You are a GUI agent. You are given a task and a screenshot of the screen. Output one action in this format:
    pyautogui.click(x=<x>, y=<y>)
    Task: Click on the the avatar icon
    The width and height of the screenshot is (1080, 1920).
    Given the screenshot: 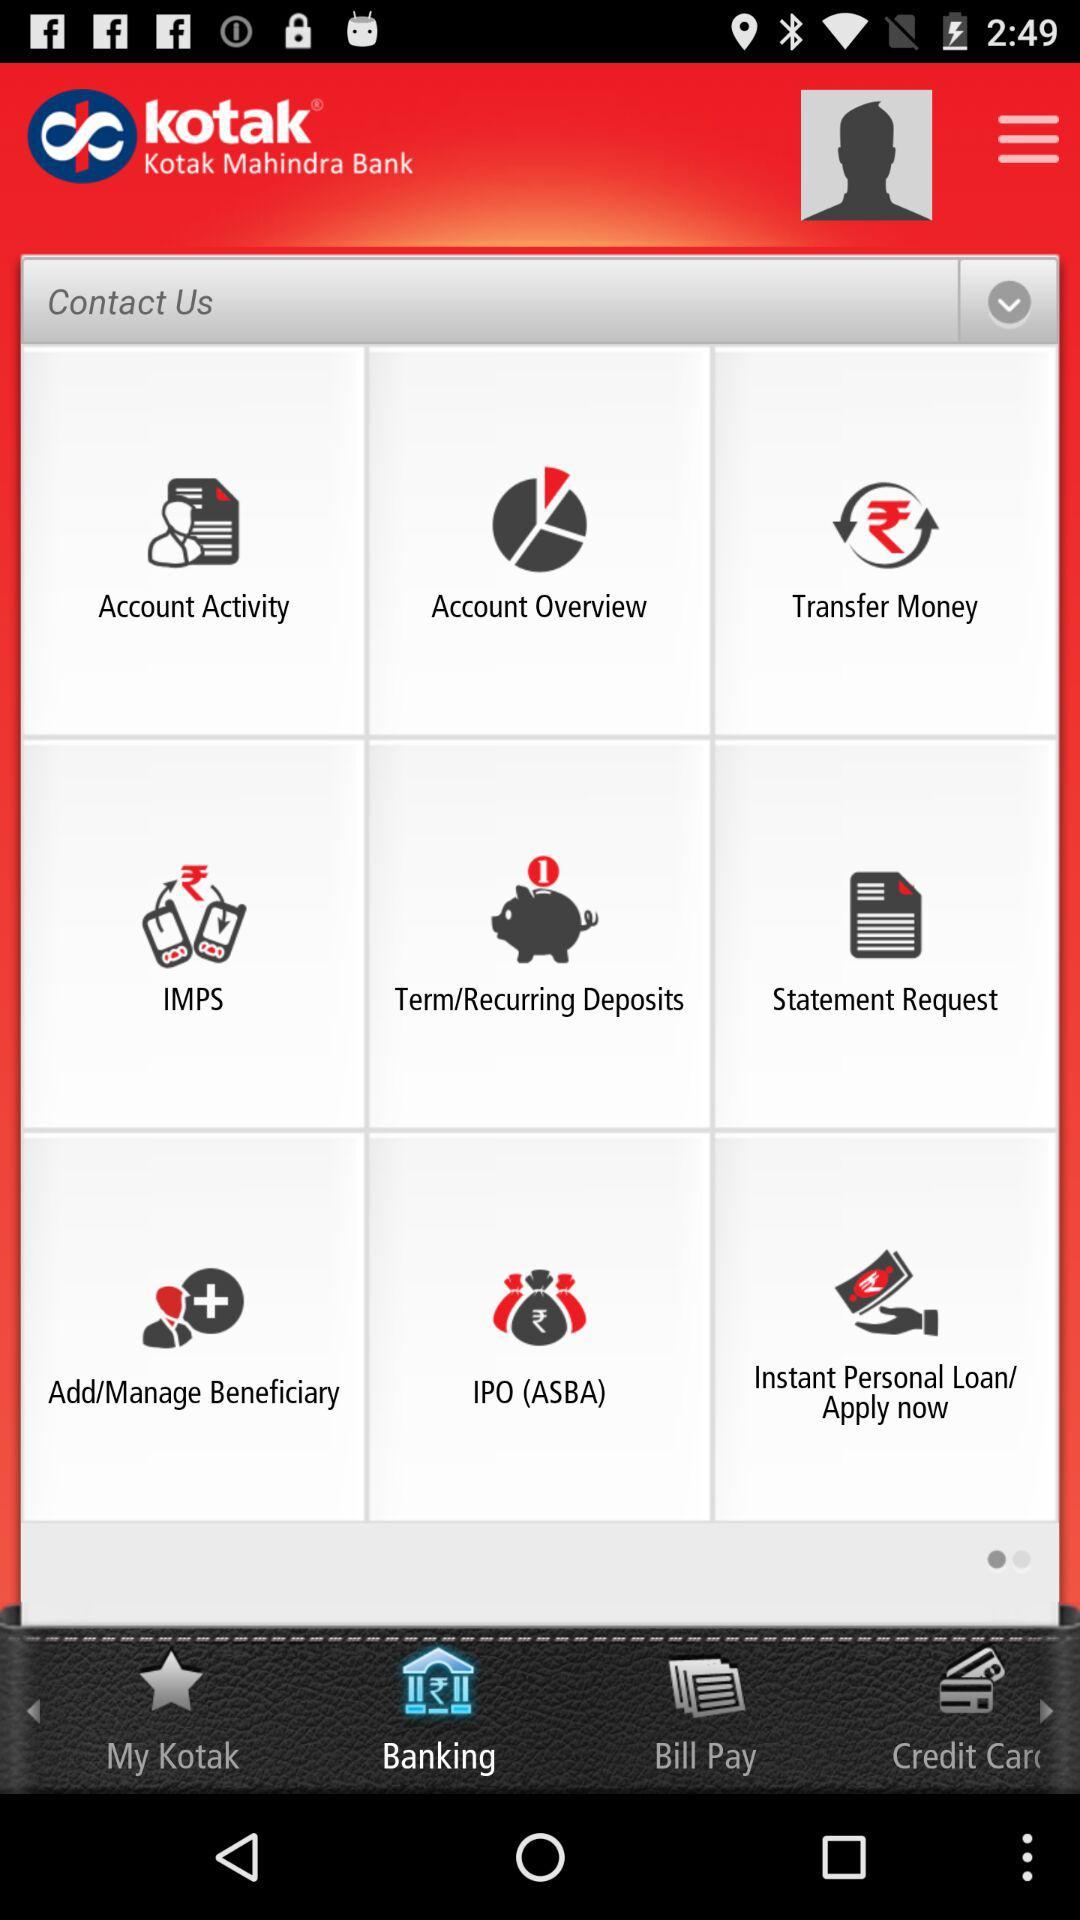 What is the action you would take?
    pyautogui.click(x=865, y=165)
    